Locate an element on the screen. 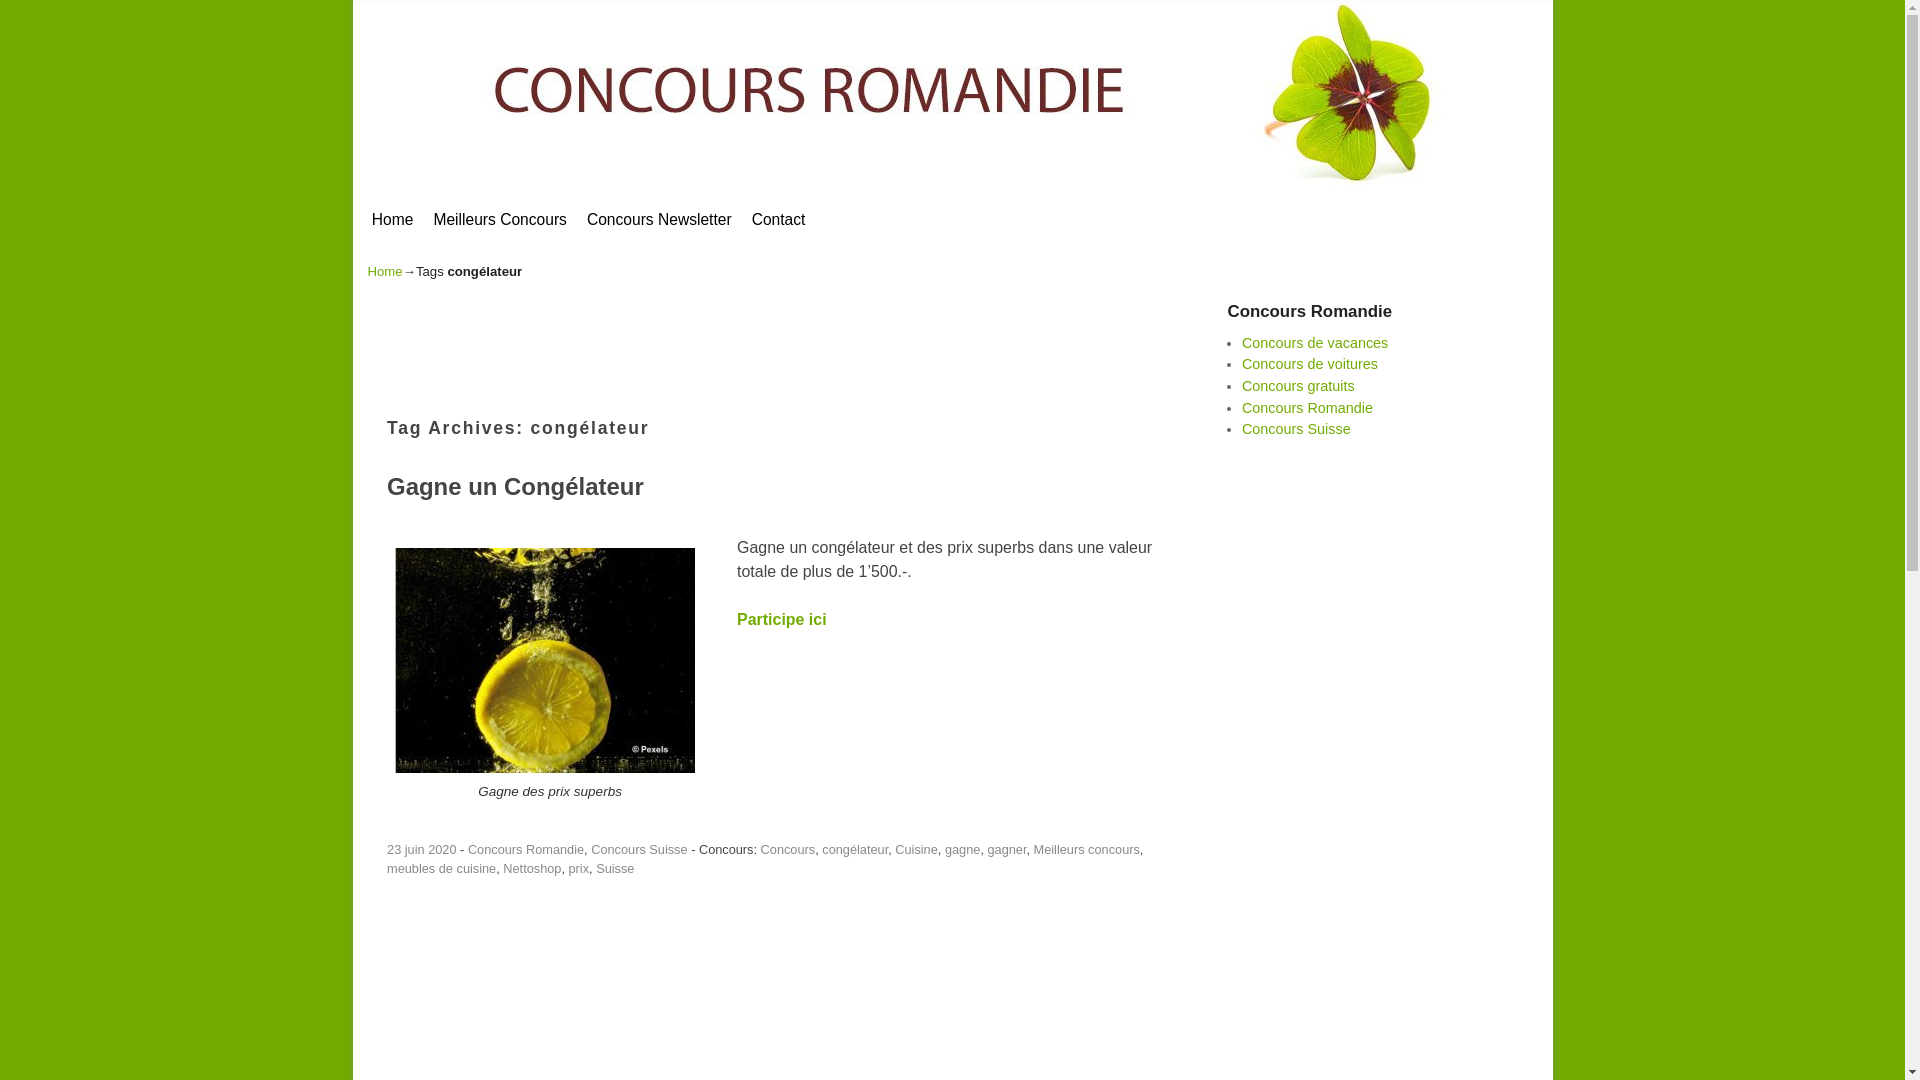  'Concours gratuits' is located at coordinates (1298, 385).